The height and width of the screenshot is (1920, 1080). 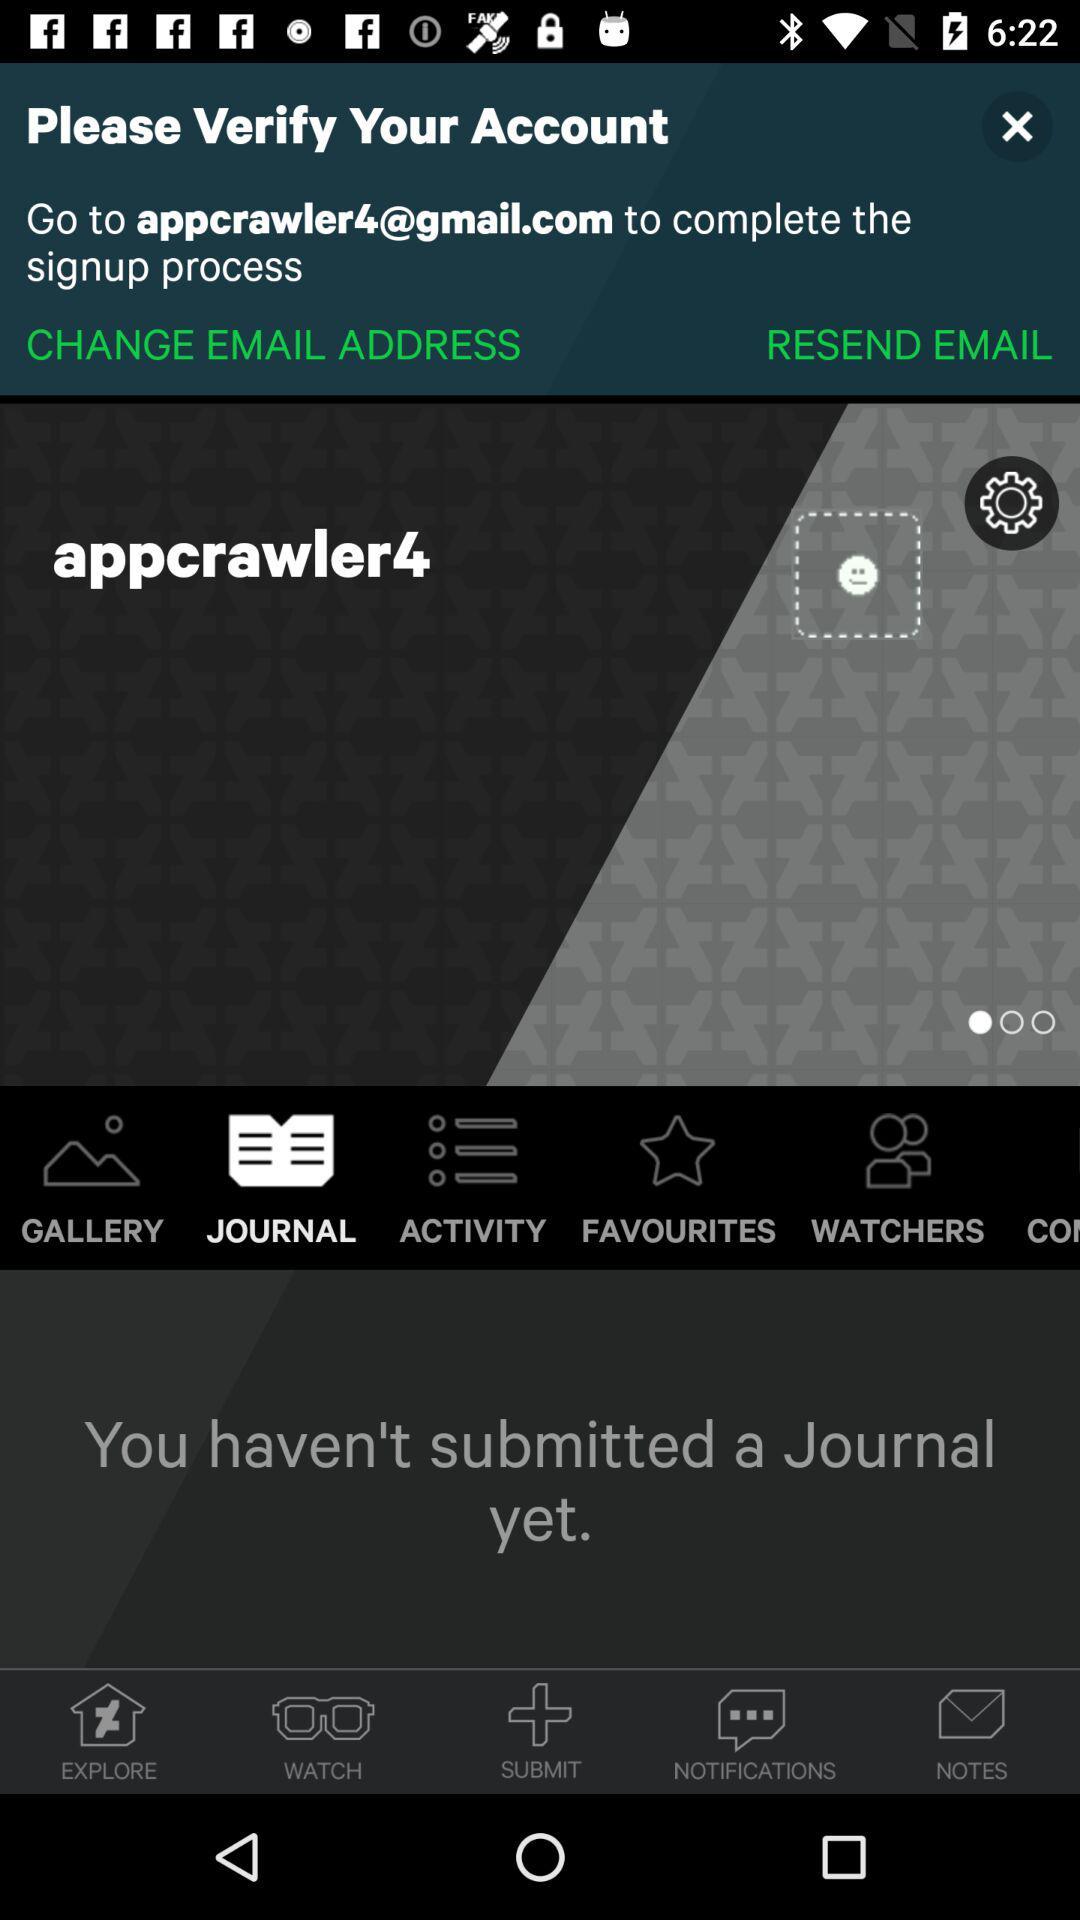 What do you see at coordinates (273, 342) in the screenshot?
I see `the item below the go to appcrawler4` at bounding box center [273, 342].